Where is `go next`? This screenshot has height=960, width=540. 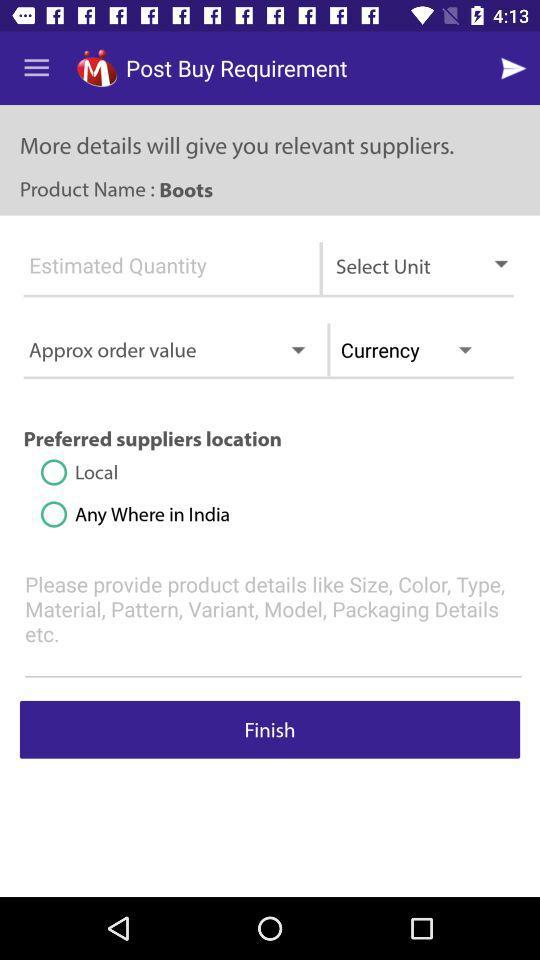 go next is located at coordinates (516, 68).